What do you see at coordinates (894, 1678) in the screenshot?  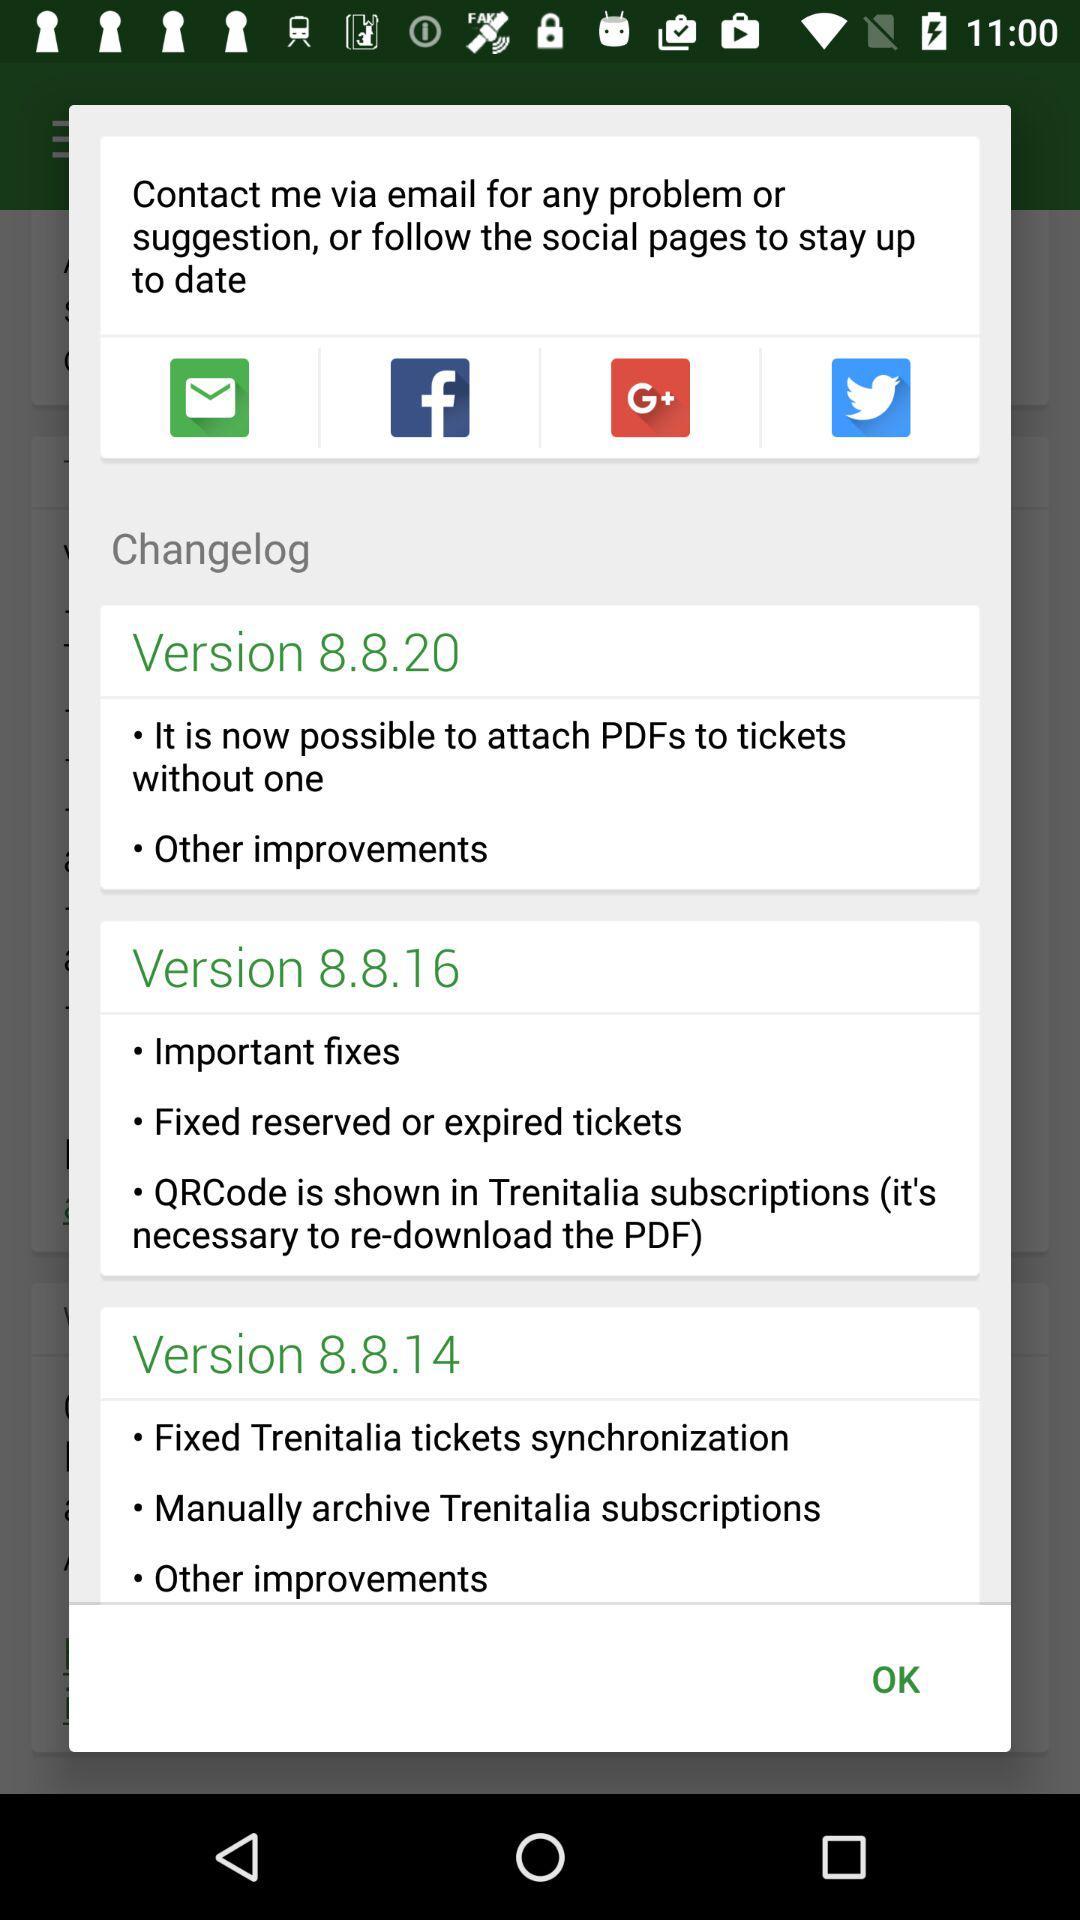 I see `ok icon` at bounding box center [894, 1678].